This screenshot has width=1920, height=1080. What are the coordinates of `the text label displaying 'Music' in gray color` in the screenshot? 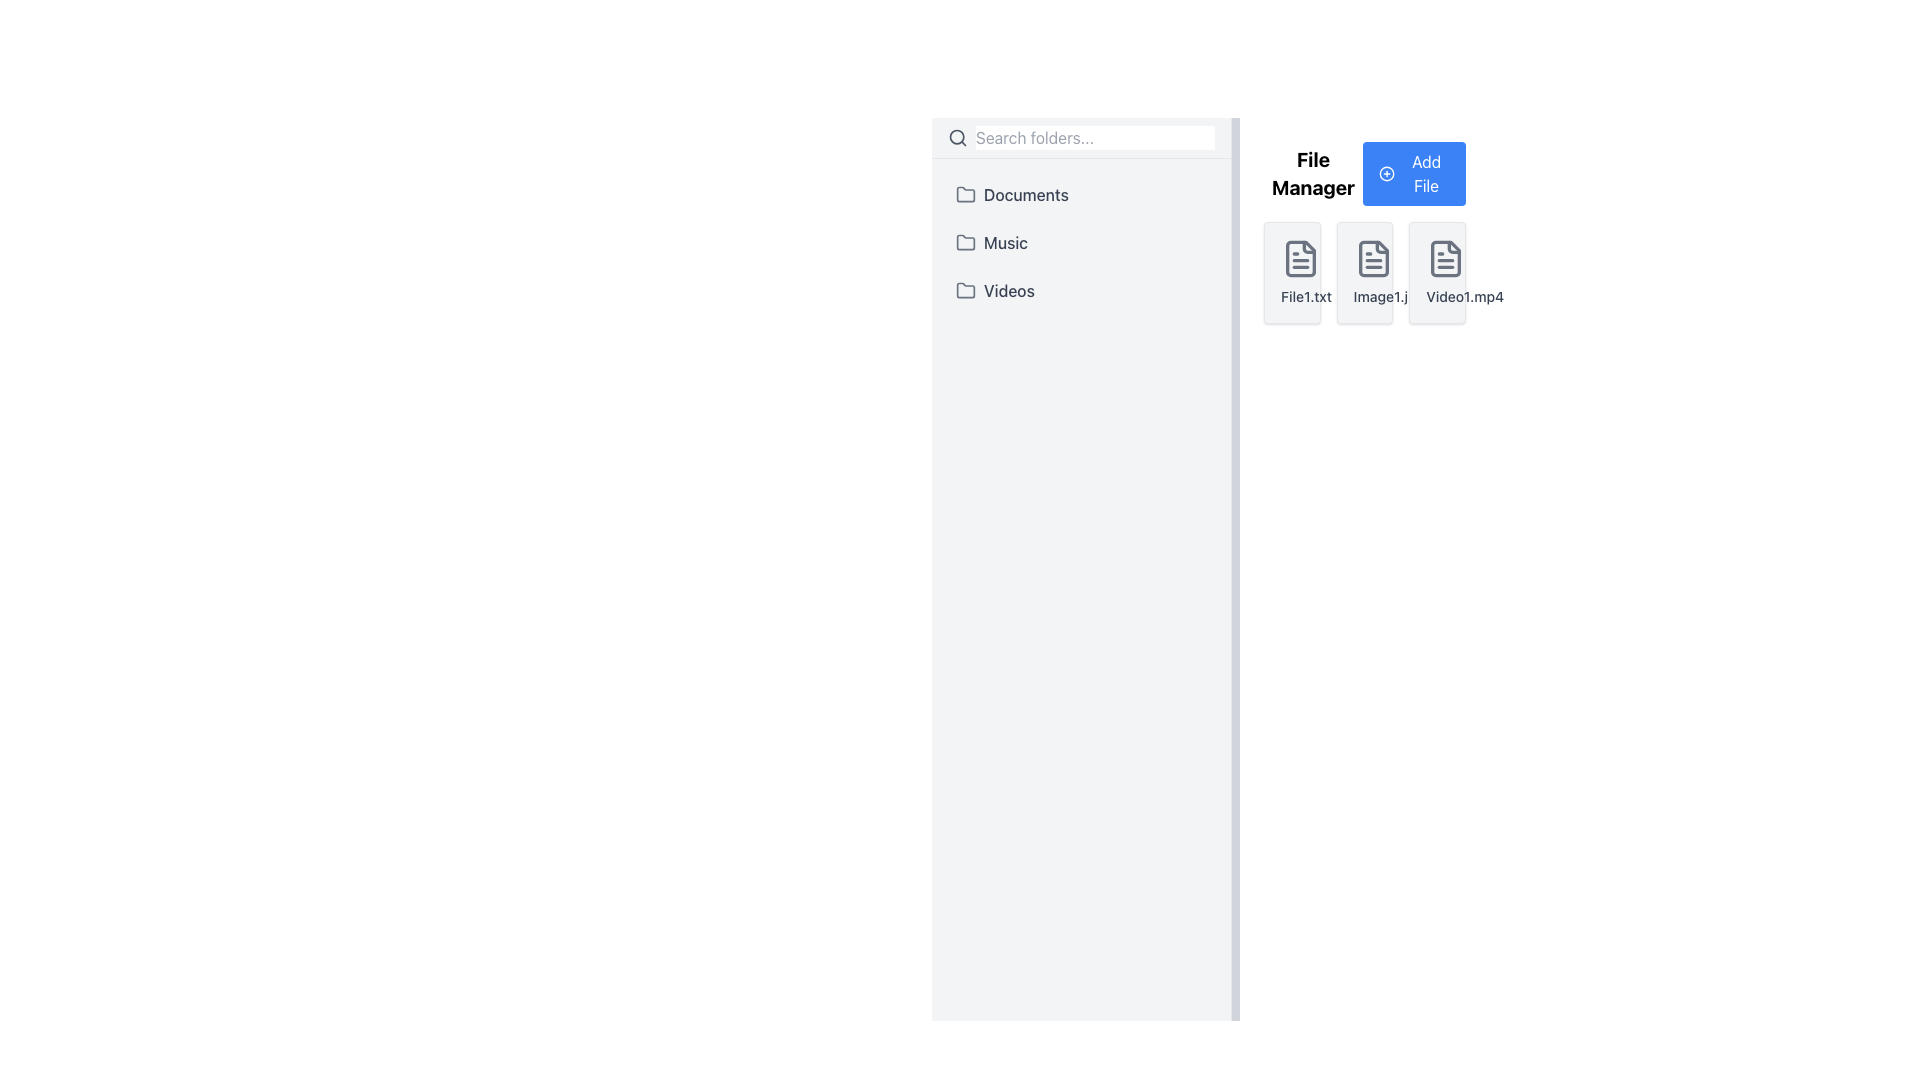 It's located at (1006, 242).